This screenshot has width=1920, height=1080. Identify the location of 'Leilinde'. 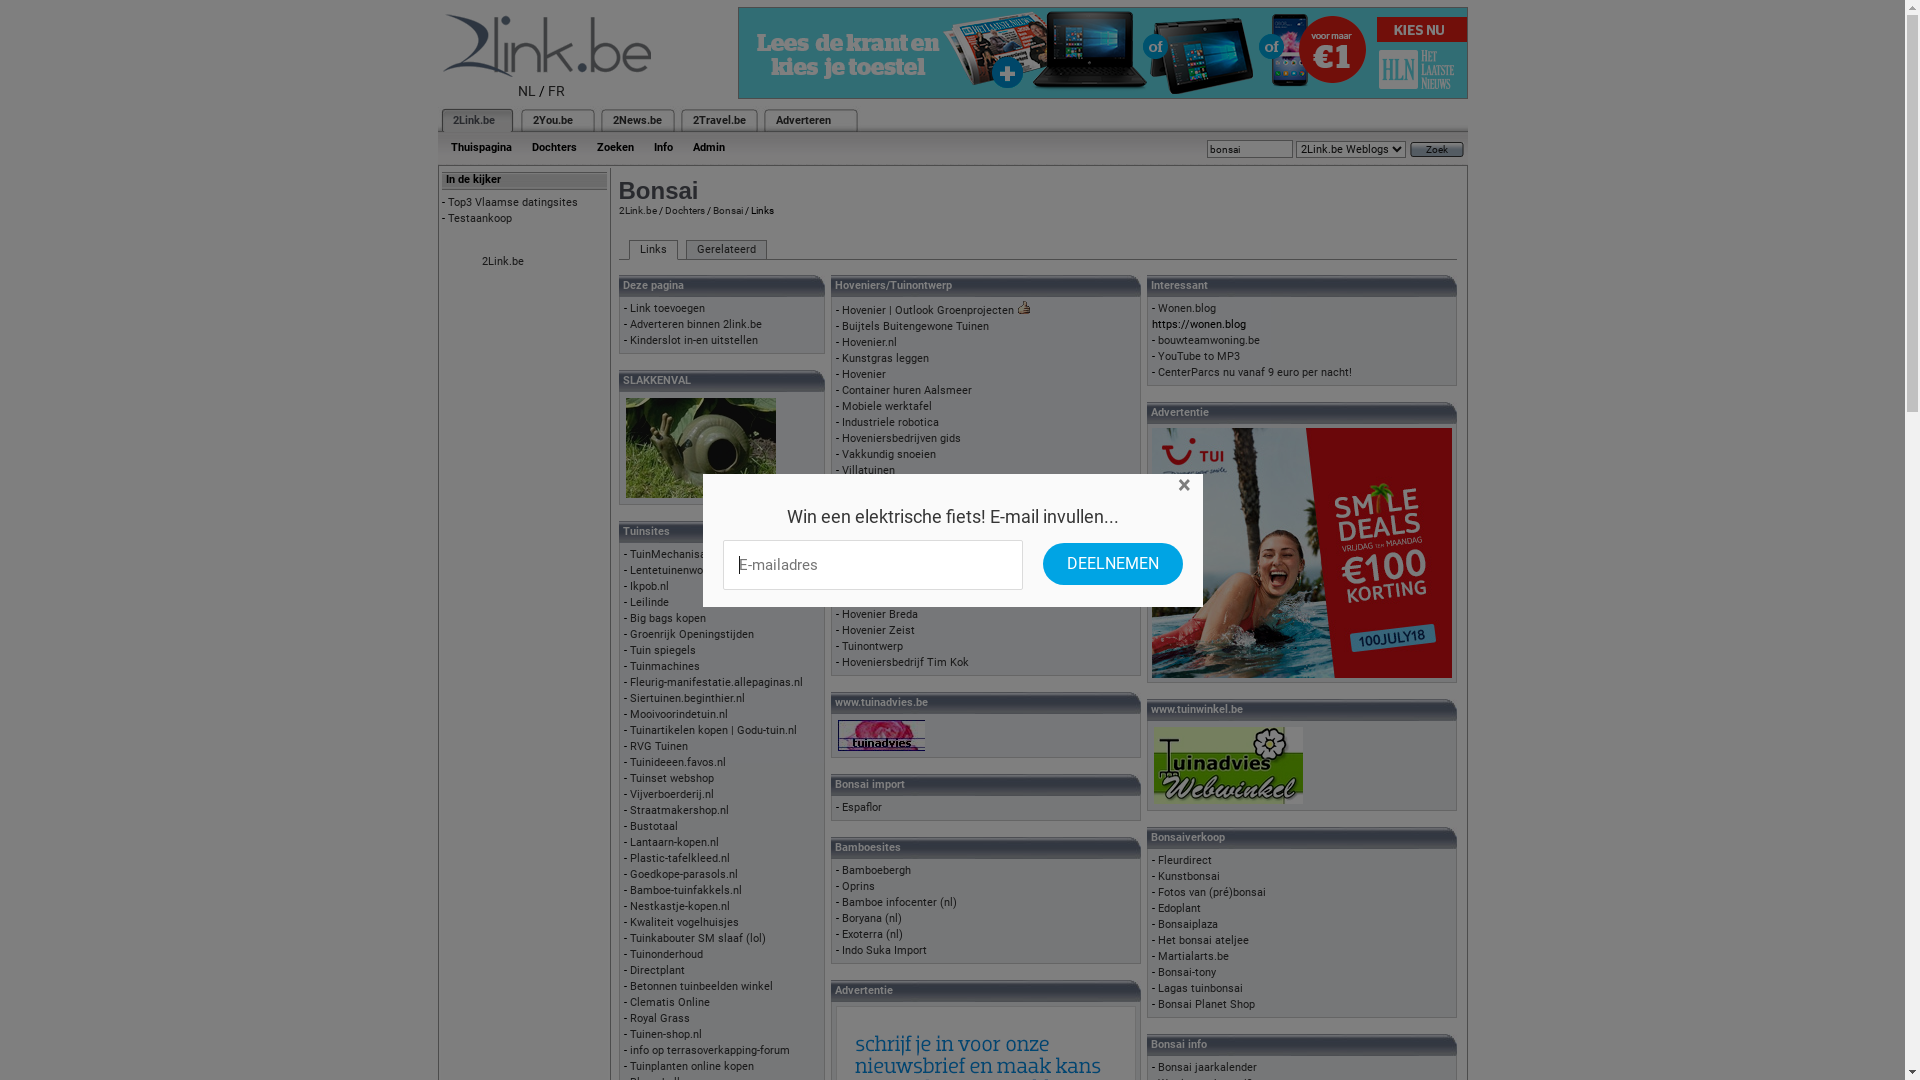
(649, 601).